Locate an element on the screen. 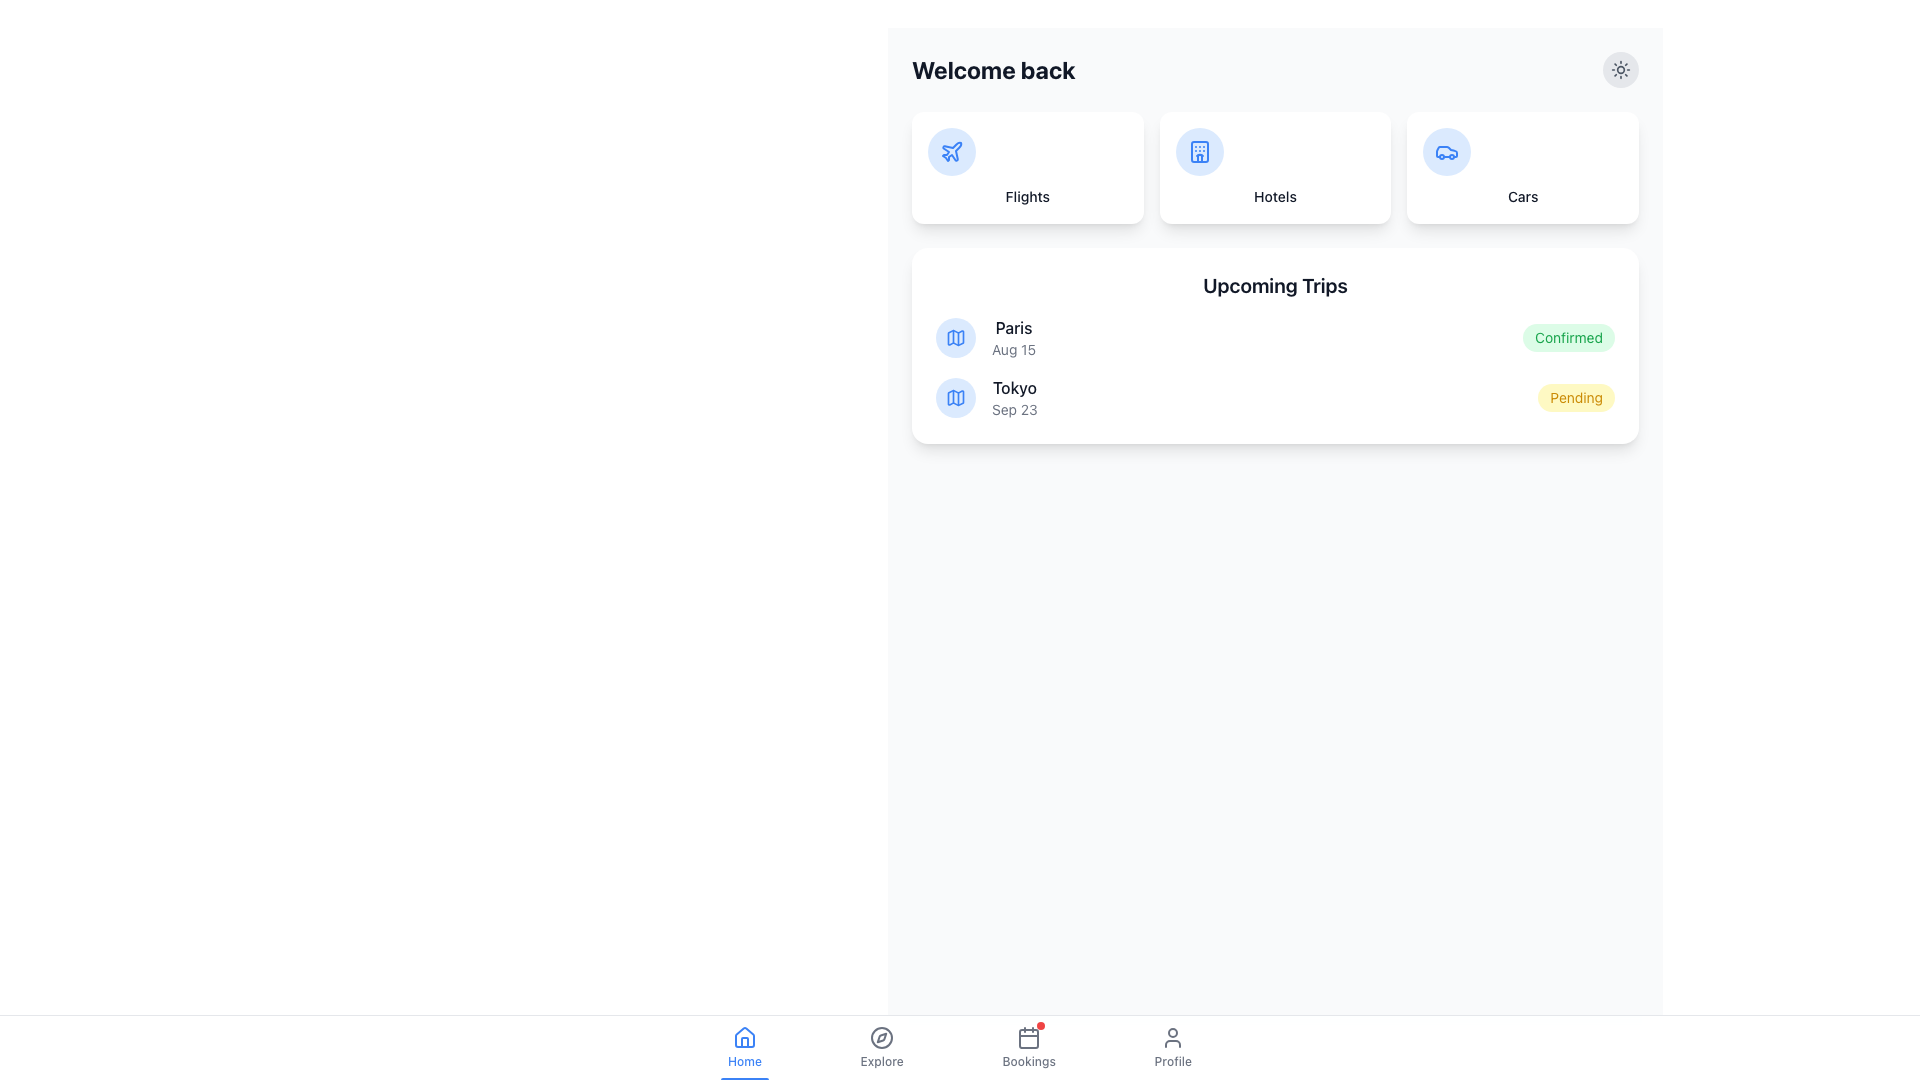 The height and width of the screenshot is (1080, 1920). the Status label with a light yellow background and the text 'Pending', located in the bottom right corner of the card in the 'Upcoming Trips' section next to 'Tokyo' dated 'Sep 23' is located at coordinates (1575, 397).